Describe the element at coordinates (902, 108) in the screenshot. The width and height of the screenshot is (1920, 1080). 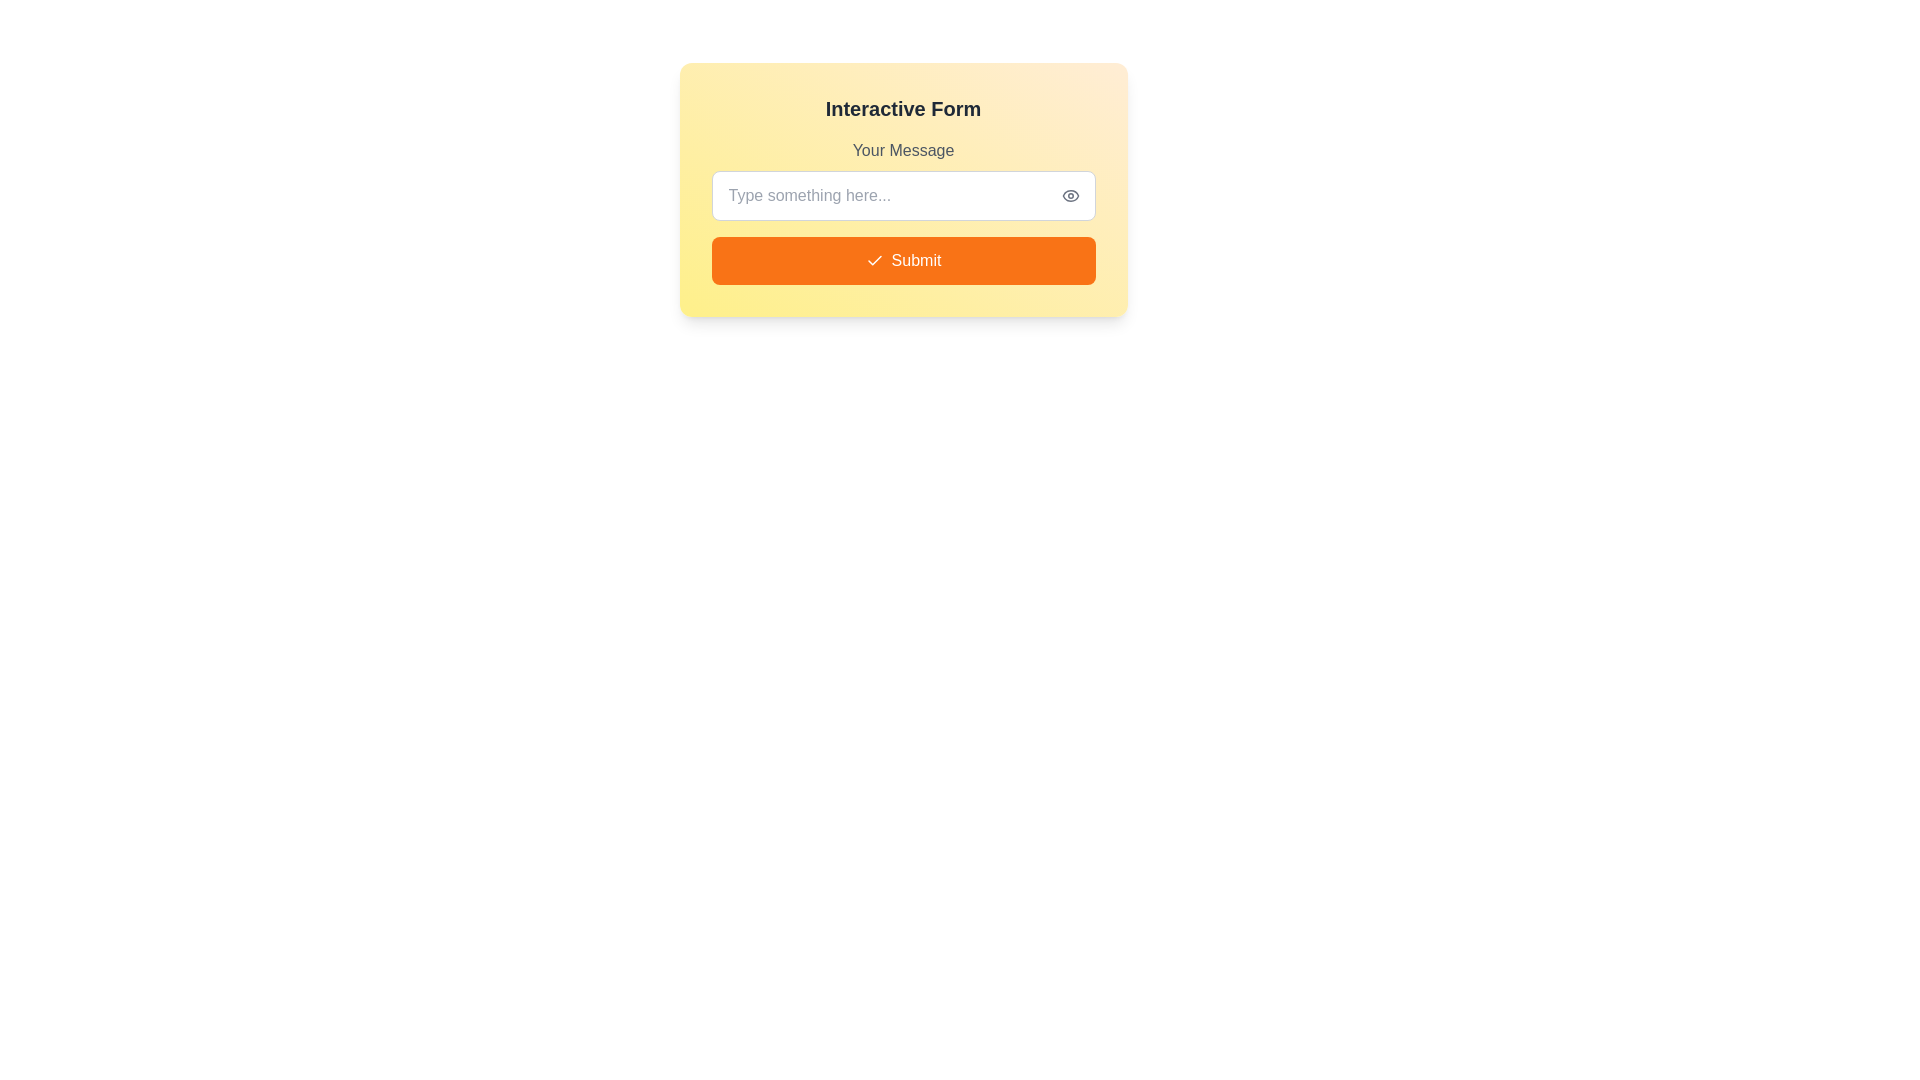
I see `the title or heading text element that serves as context for the form, positioned at the top of the form box and above the 'Your Message' label` at that location.